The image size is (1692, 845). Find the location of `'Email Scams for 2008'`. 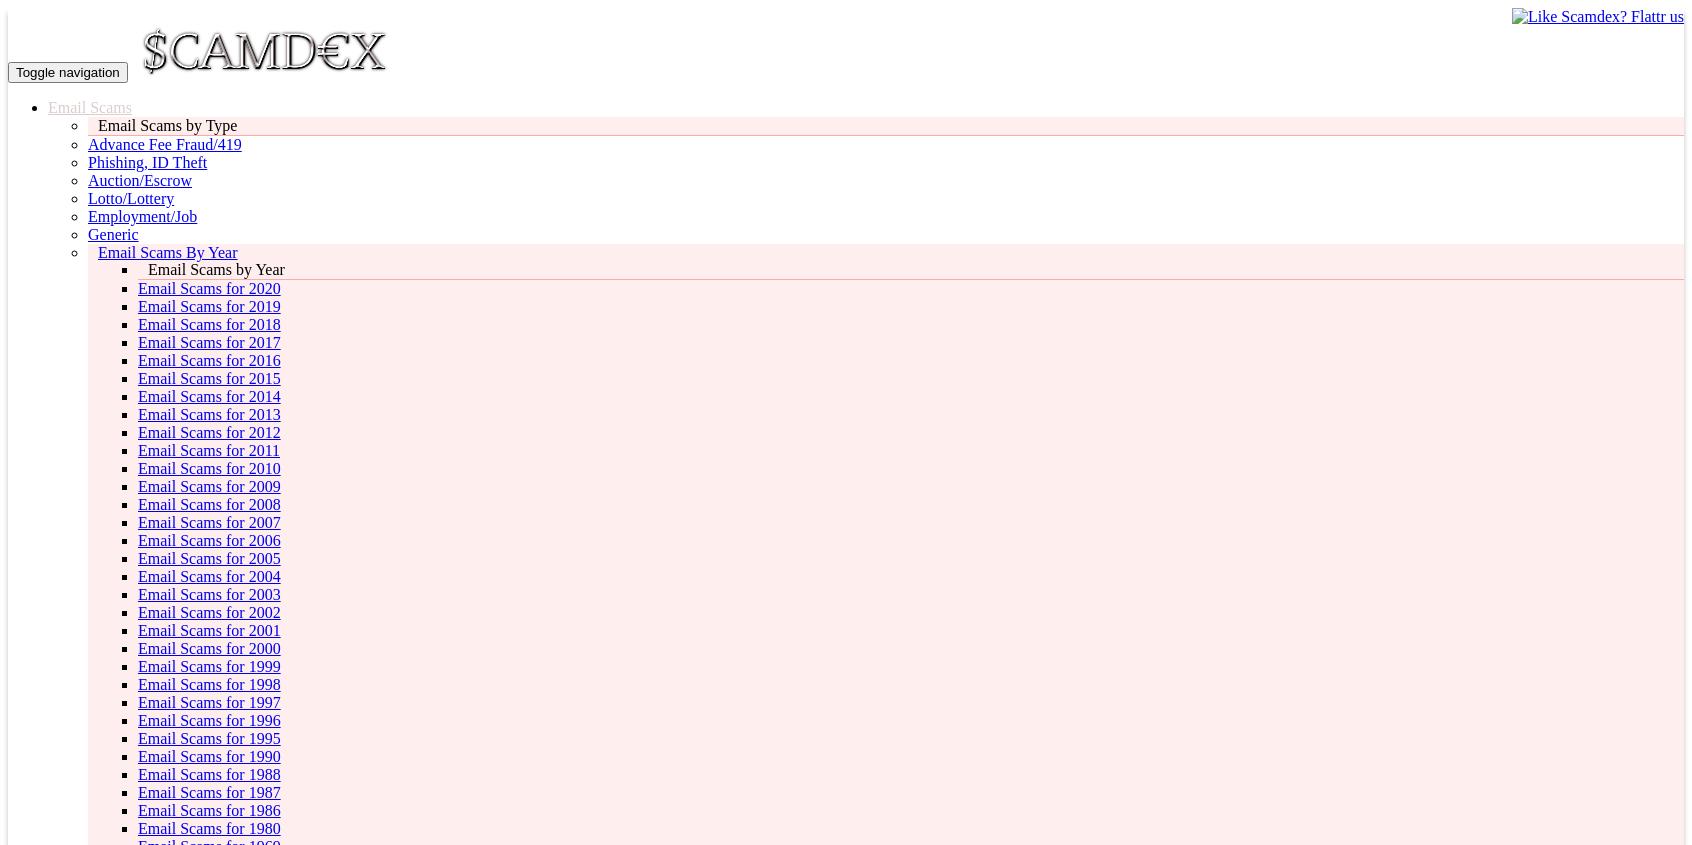

'Email Scams for 2008' is located at coordinates (207, 504).